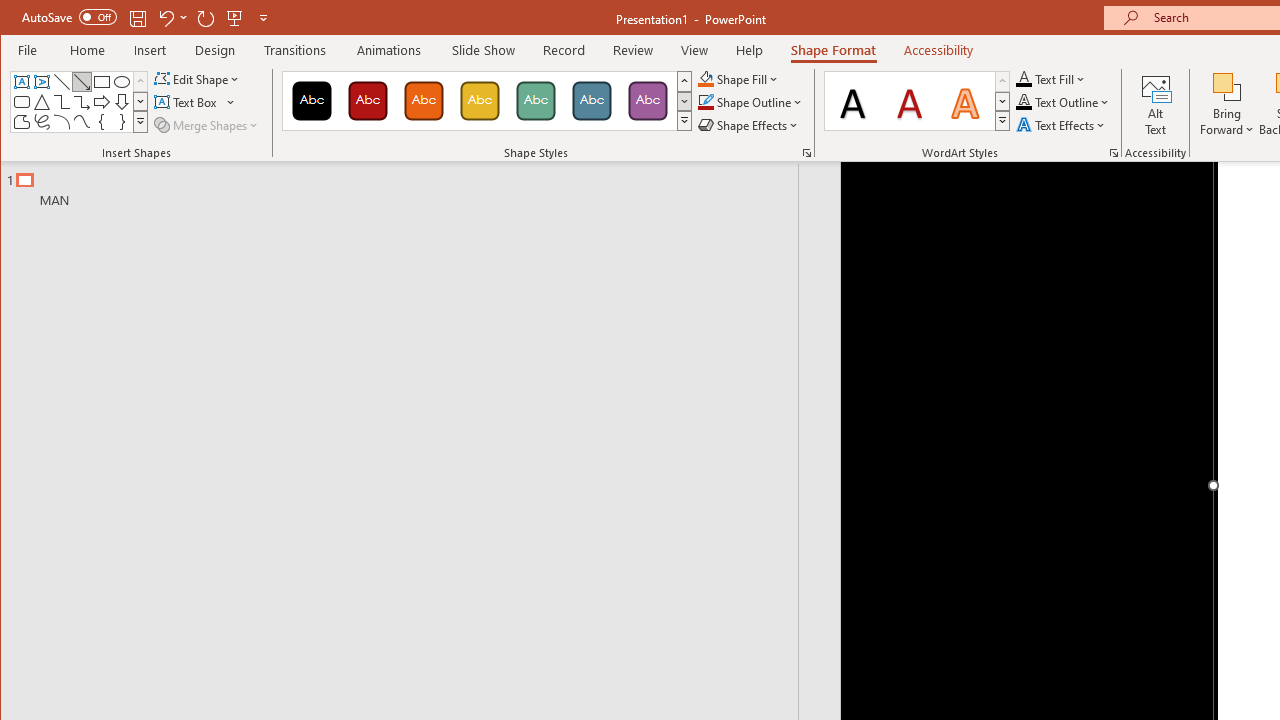  I want to click on 'Alt Text', so click(1156, 104).